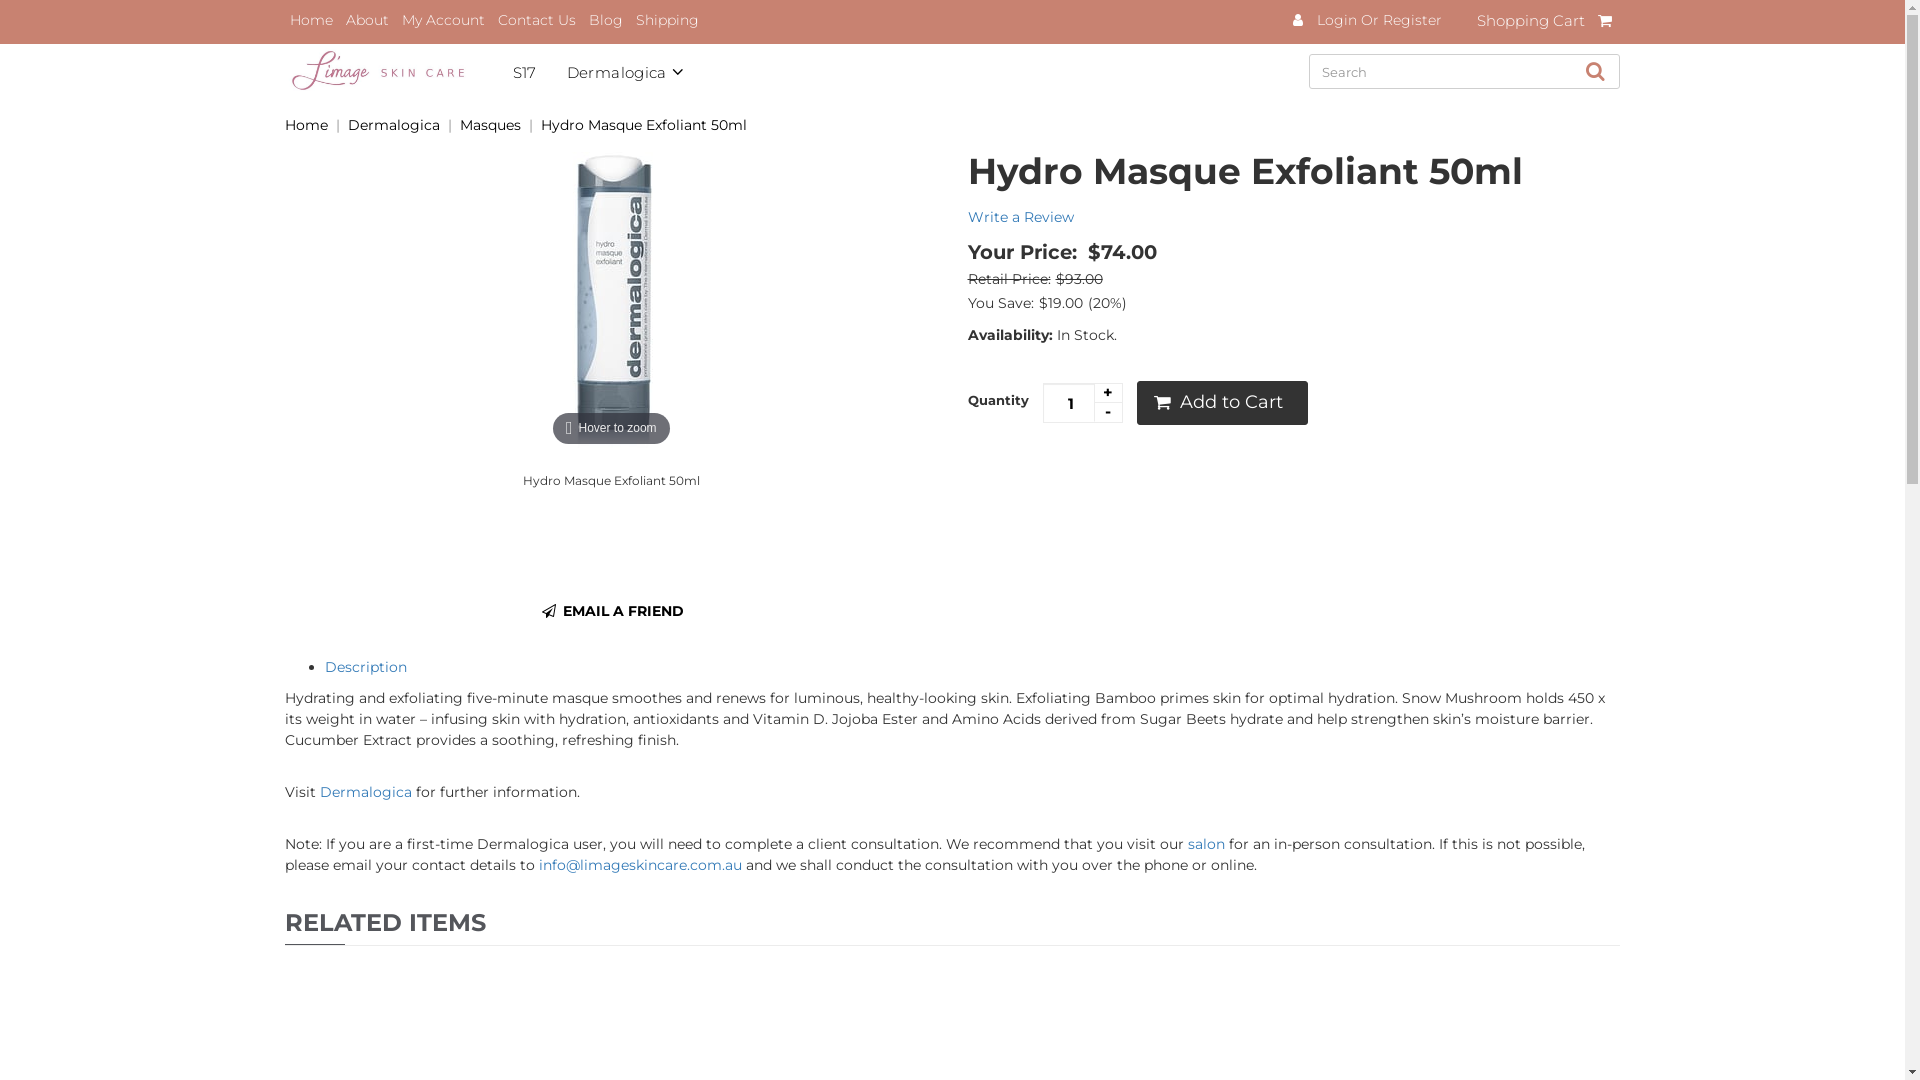 This screenshot has height=1080, width=1920. Describe the element at coordinates (1205, 844) in the screenshot. I see `'salon'` at that location.